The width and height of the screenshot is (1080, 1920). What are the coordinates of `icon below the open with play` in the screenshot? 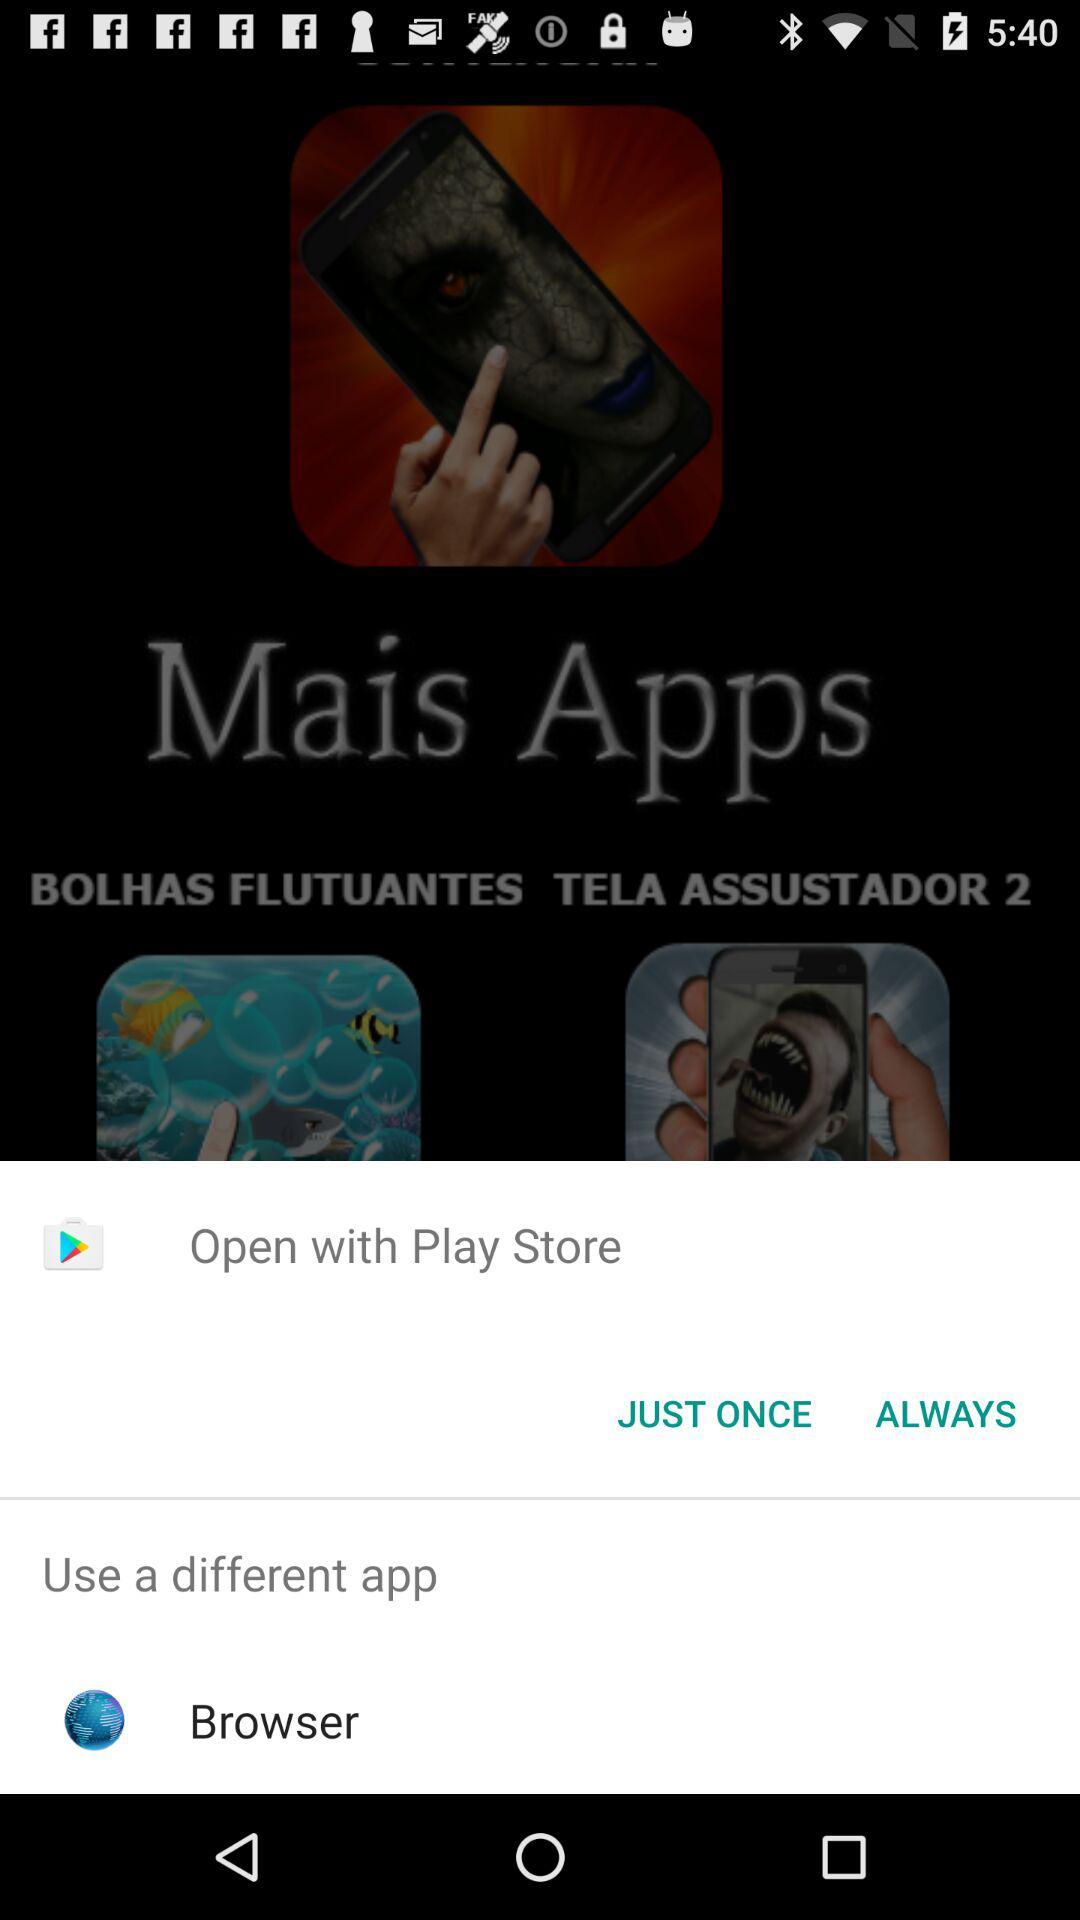 It's located at (713, 1411).